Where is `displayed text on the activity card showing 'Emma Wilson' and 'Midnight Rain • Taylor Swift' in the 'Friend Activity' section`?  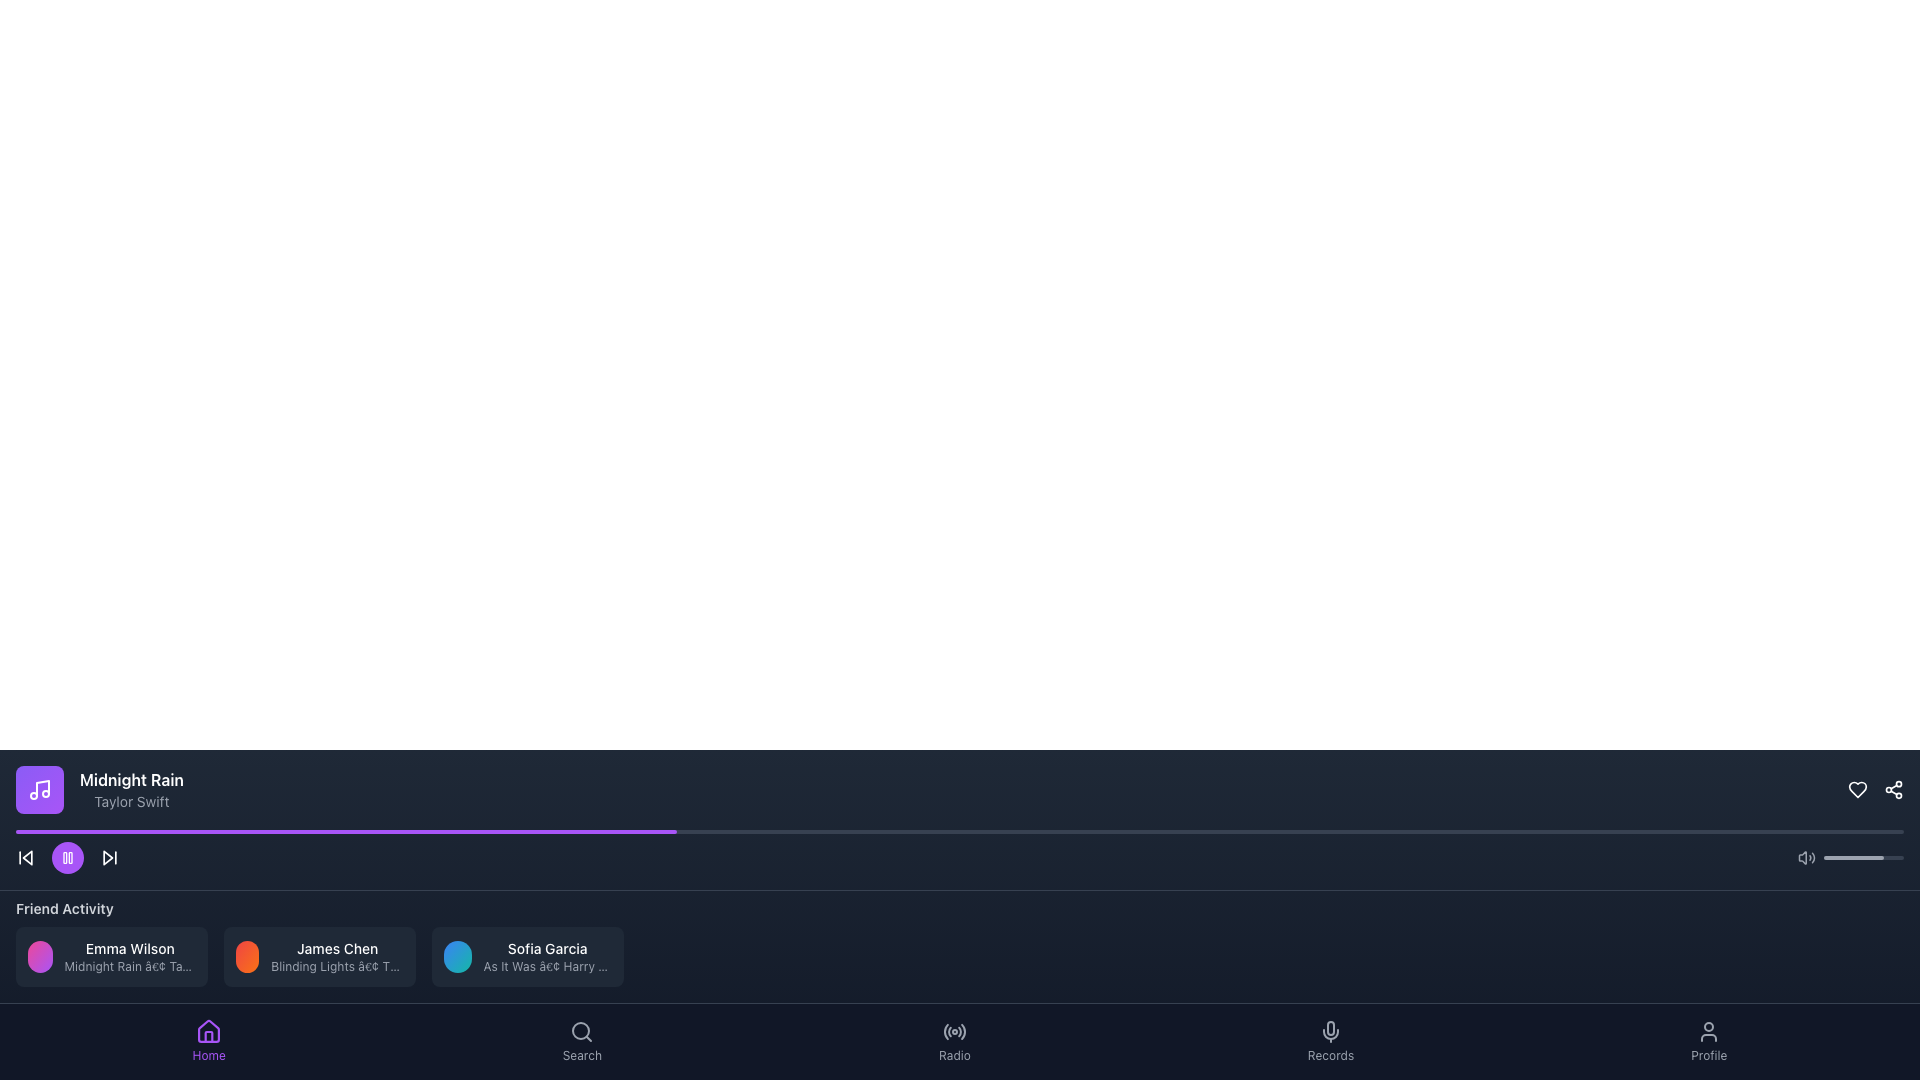 displayed text on the activity card showing 'Emma Wilson' and 'Midnight Rain • Taylor Swift' in the 'Friend Activity' section is located at coordinates (110, 955).